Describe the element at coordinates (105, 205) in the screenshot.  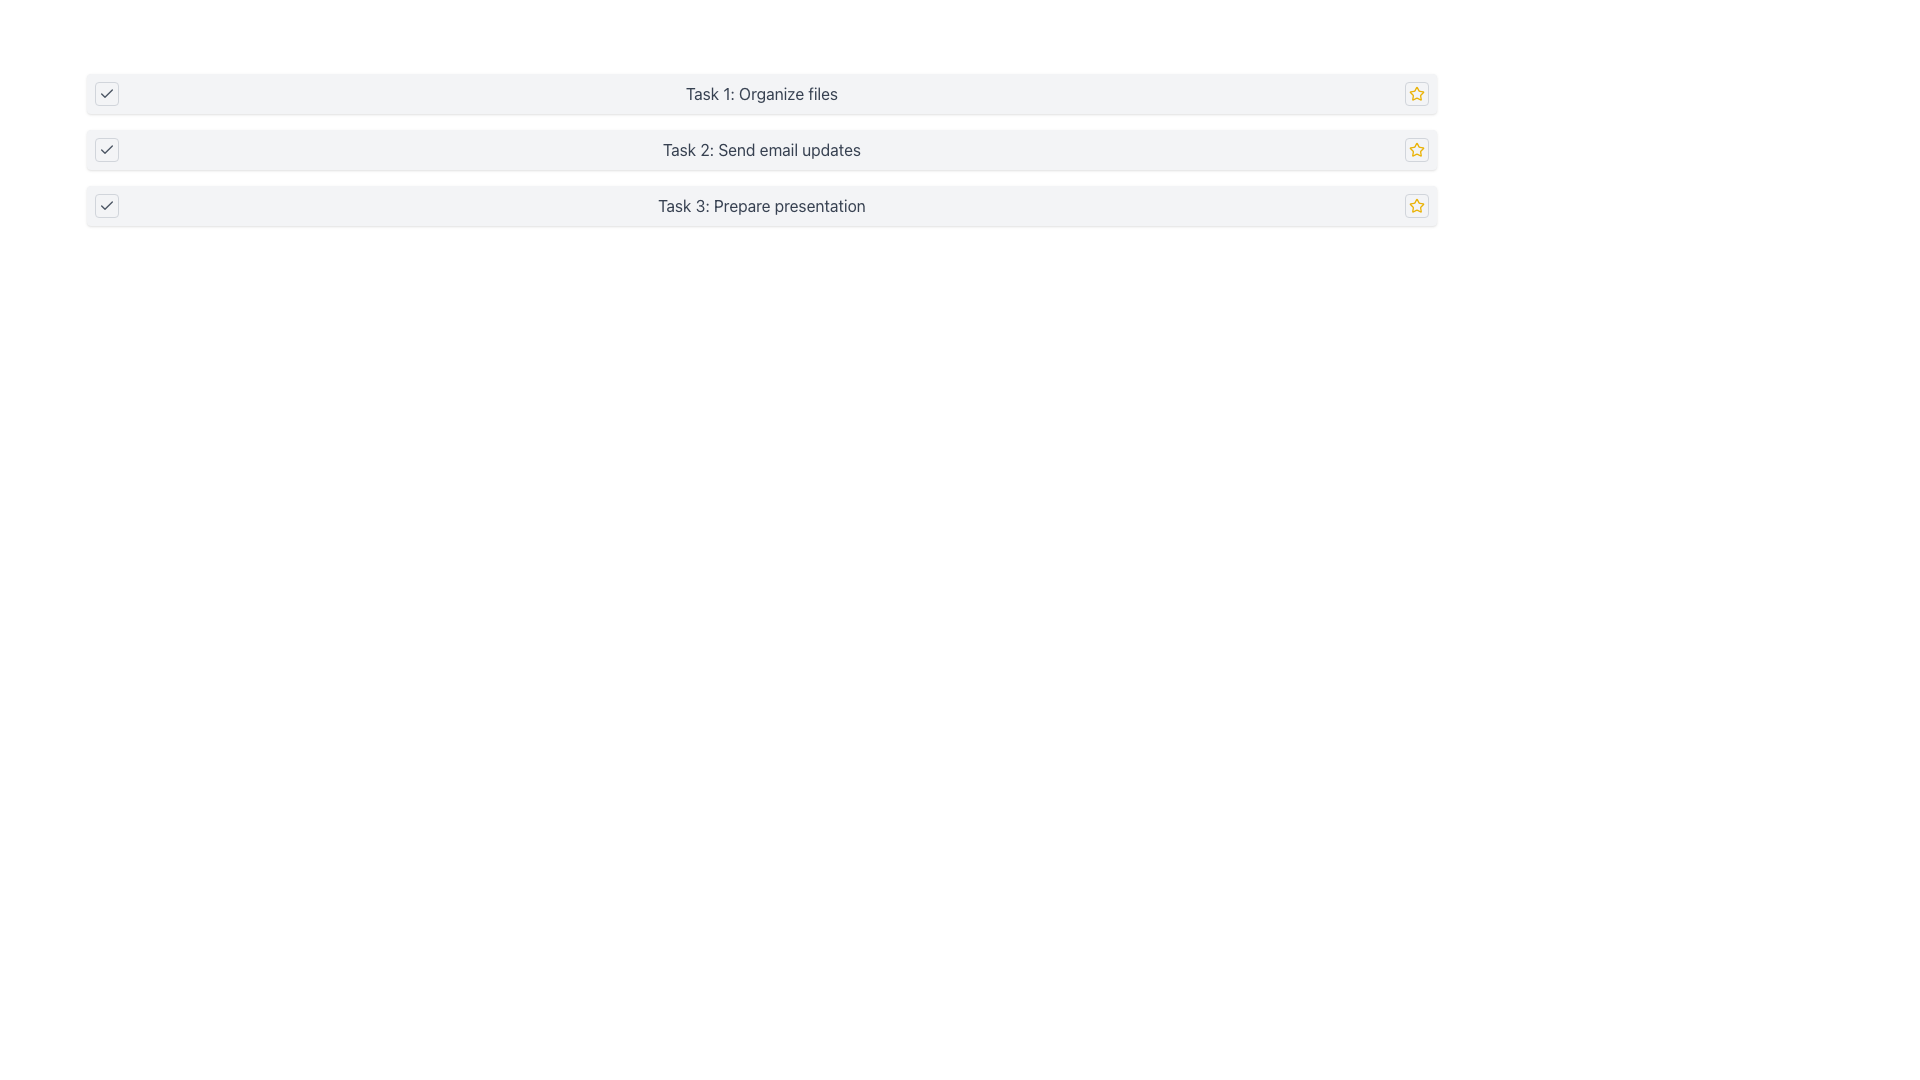
I see `the checkmark SVG icon associated with 'Task 3: Prepare presentation'` at that location.